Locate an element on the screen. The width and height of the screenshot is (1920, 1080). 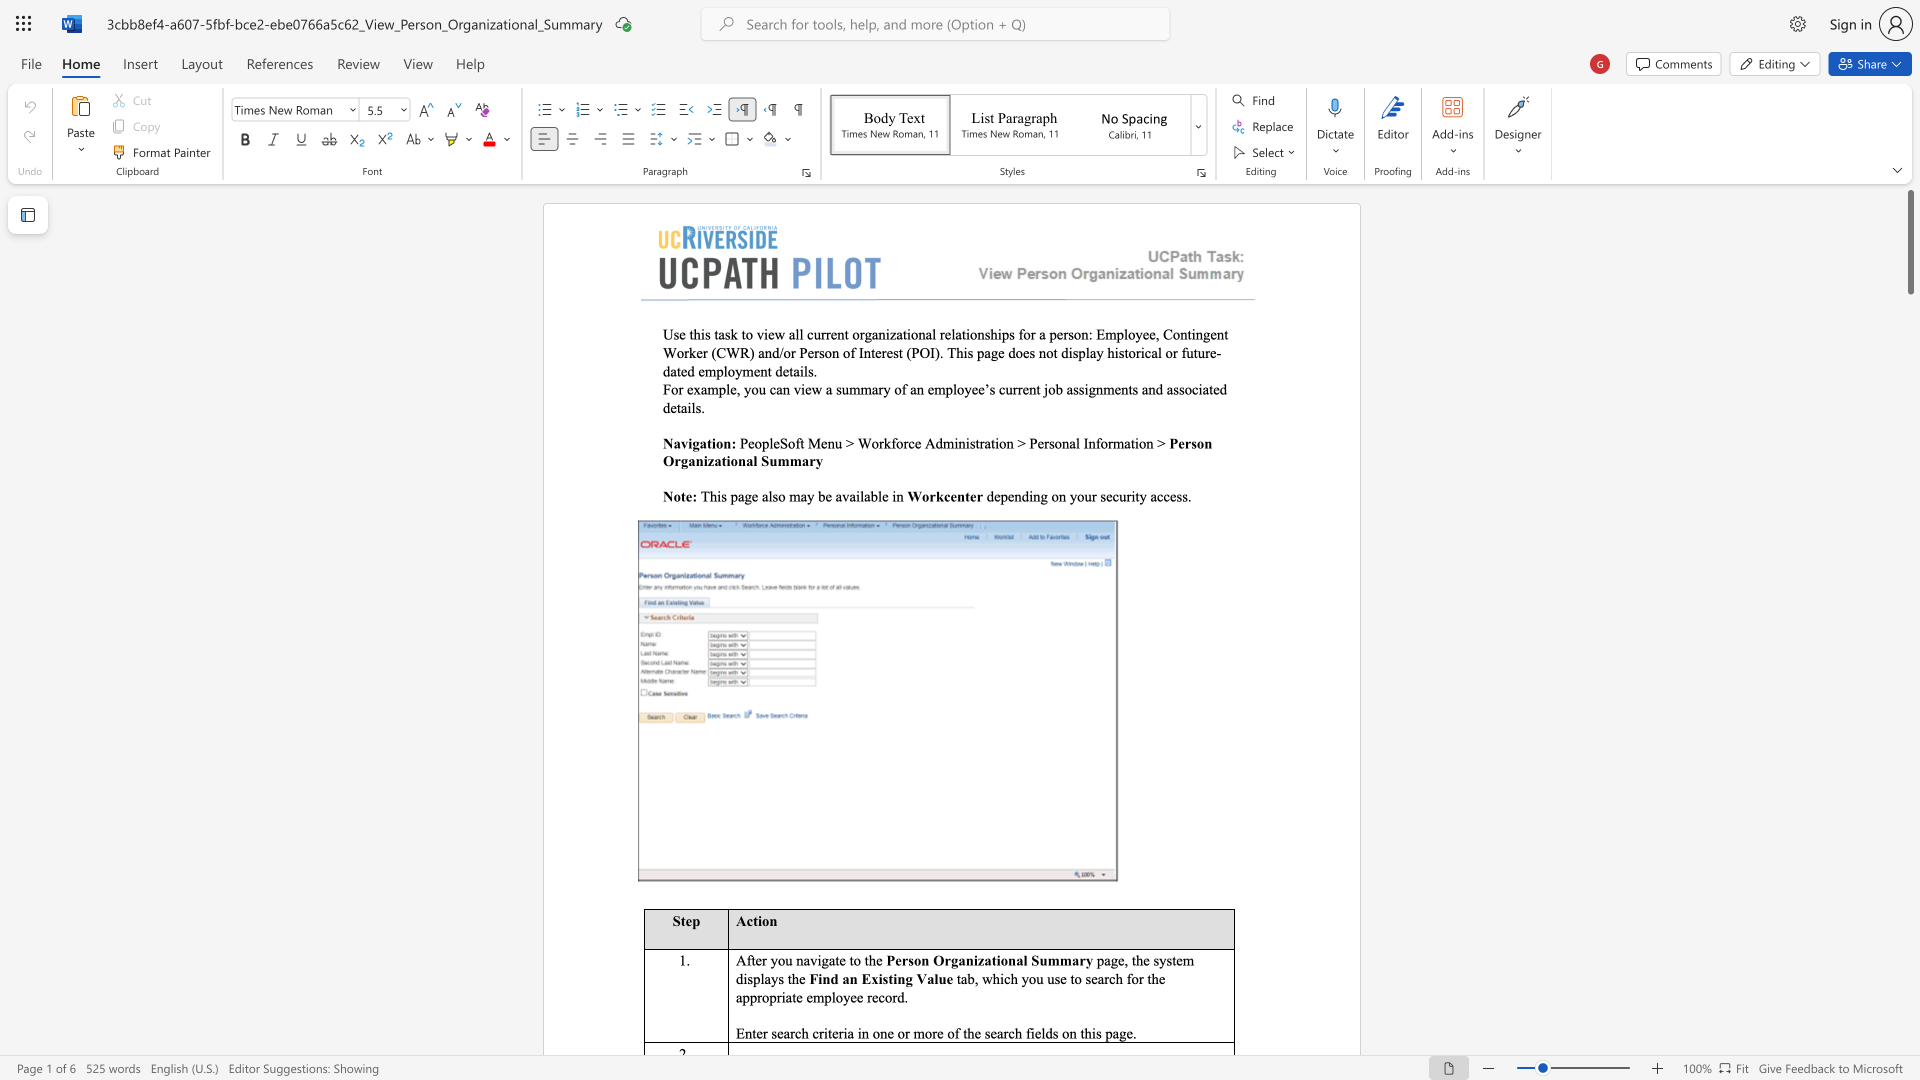
the 3th character "a" in the text is located at coordinates (829, 389).